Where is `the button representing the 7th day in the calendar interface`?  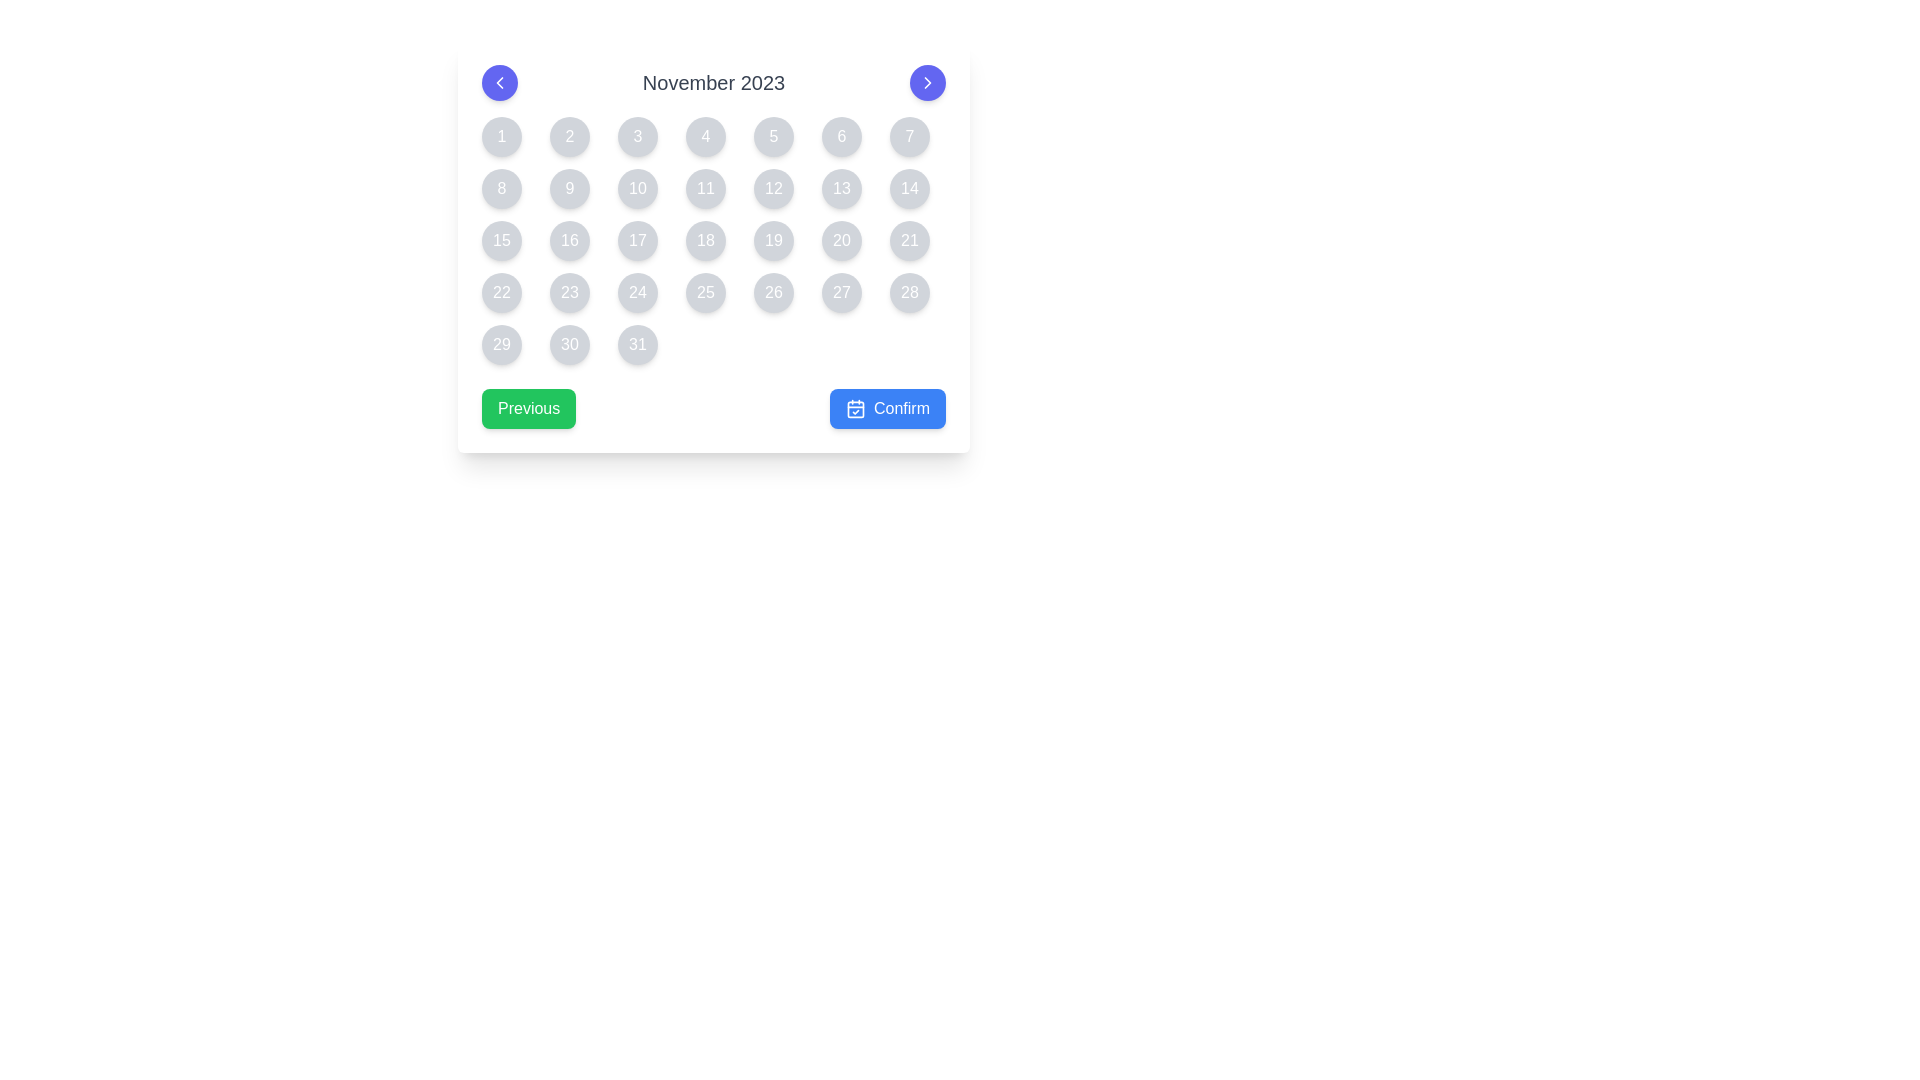 the button representing the 7th day in the calendar interface is located at coordinates (909, 136).